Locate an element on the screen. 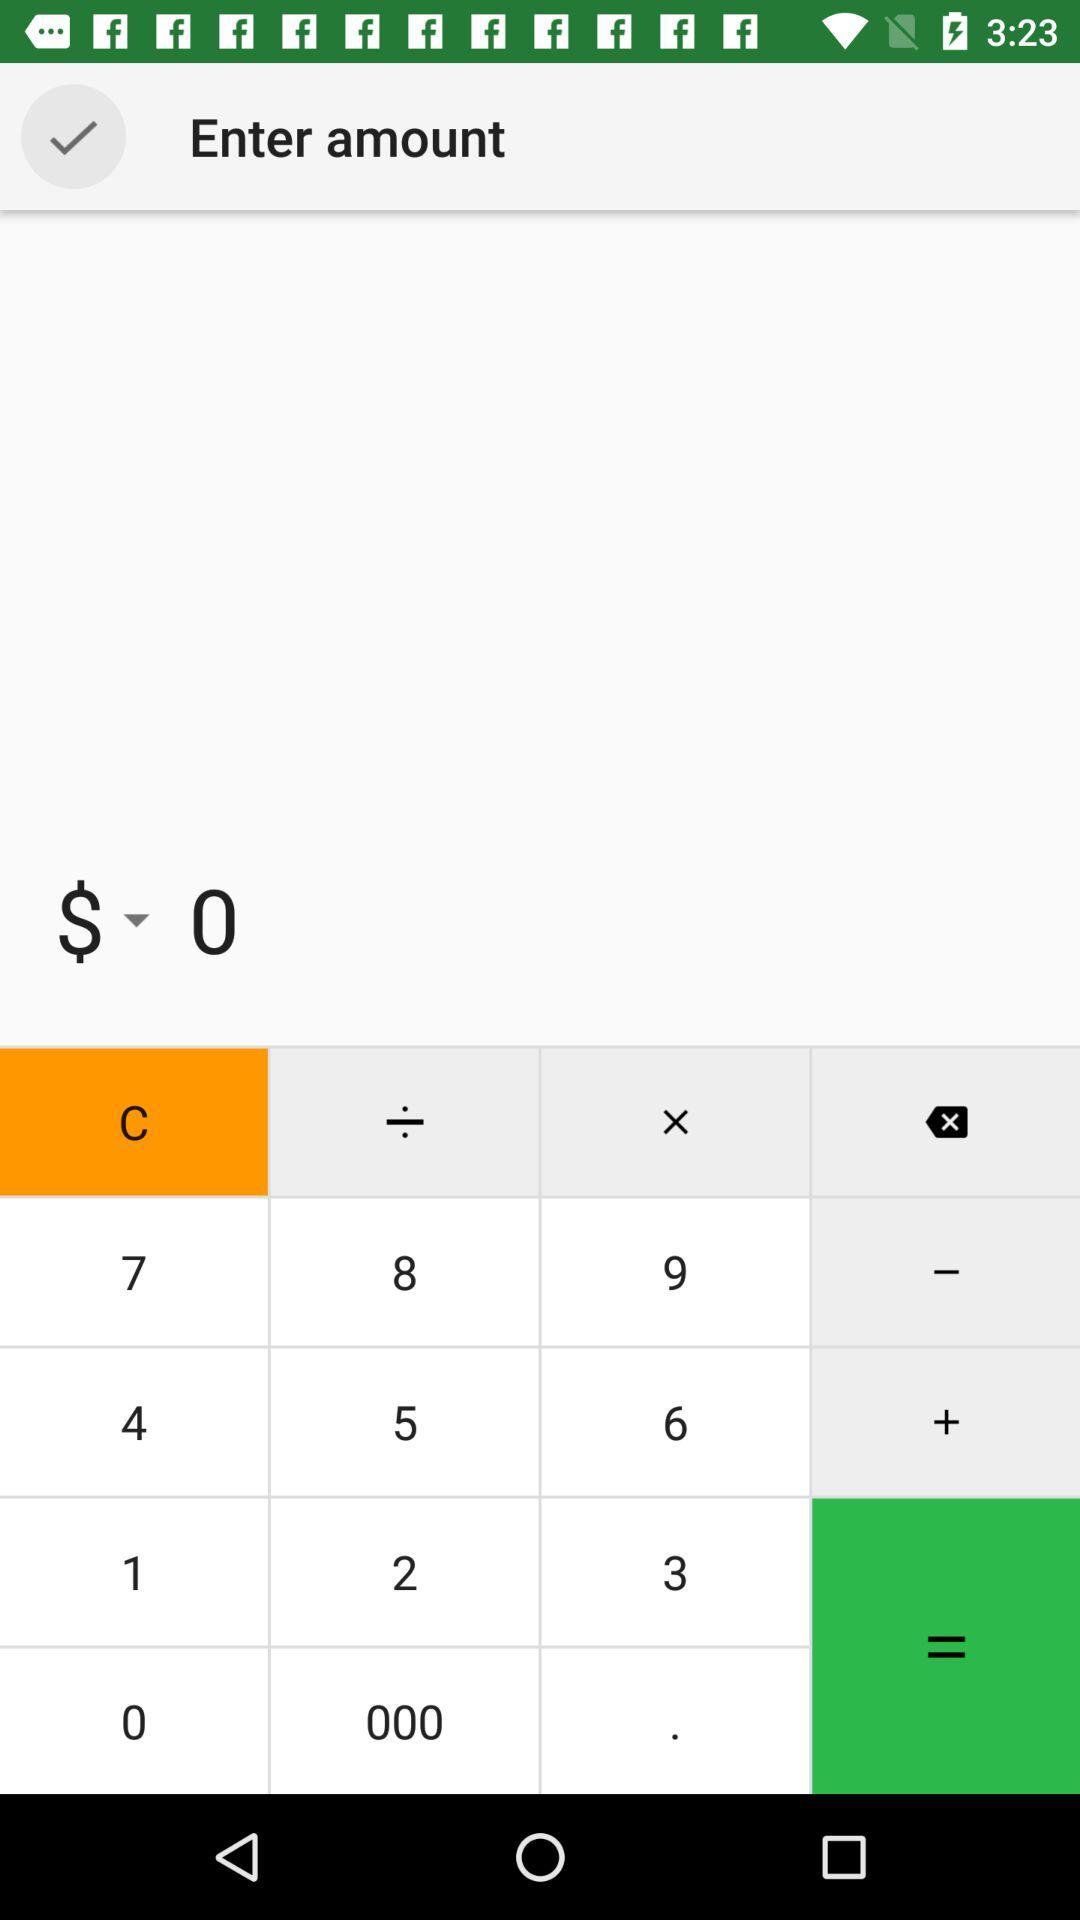  the 3 is located at coordinates (675, 1570).